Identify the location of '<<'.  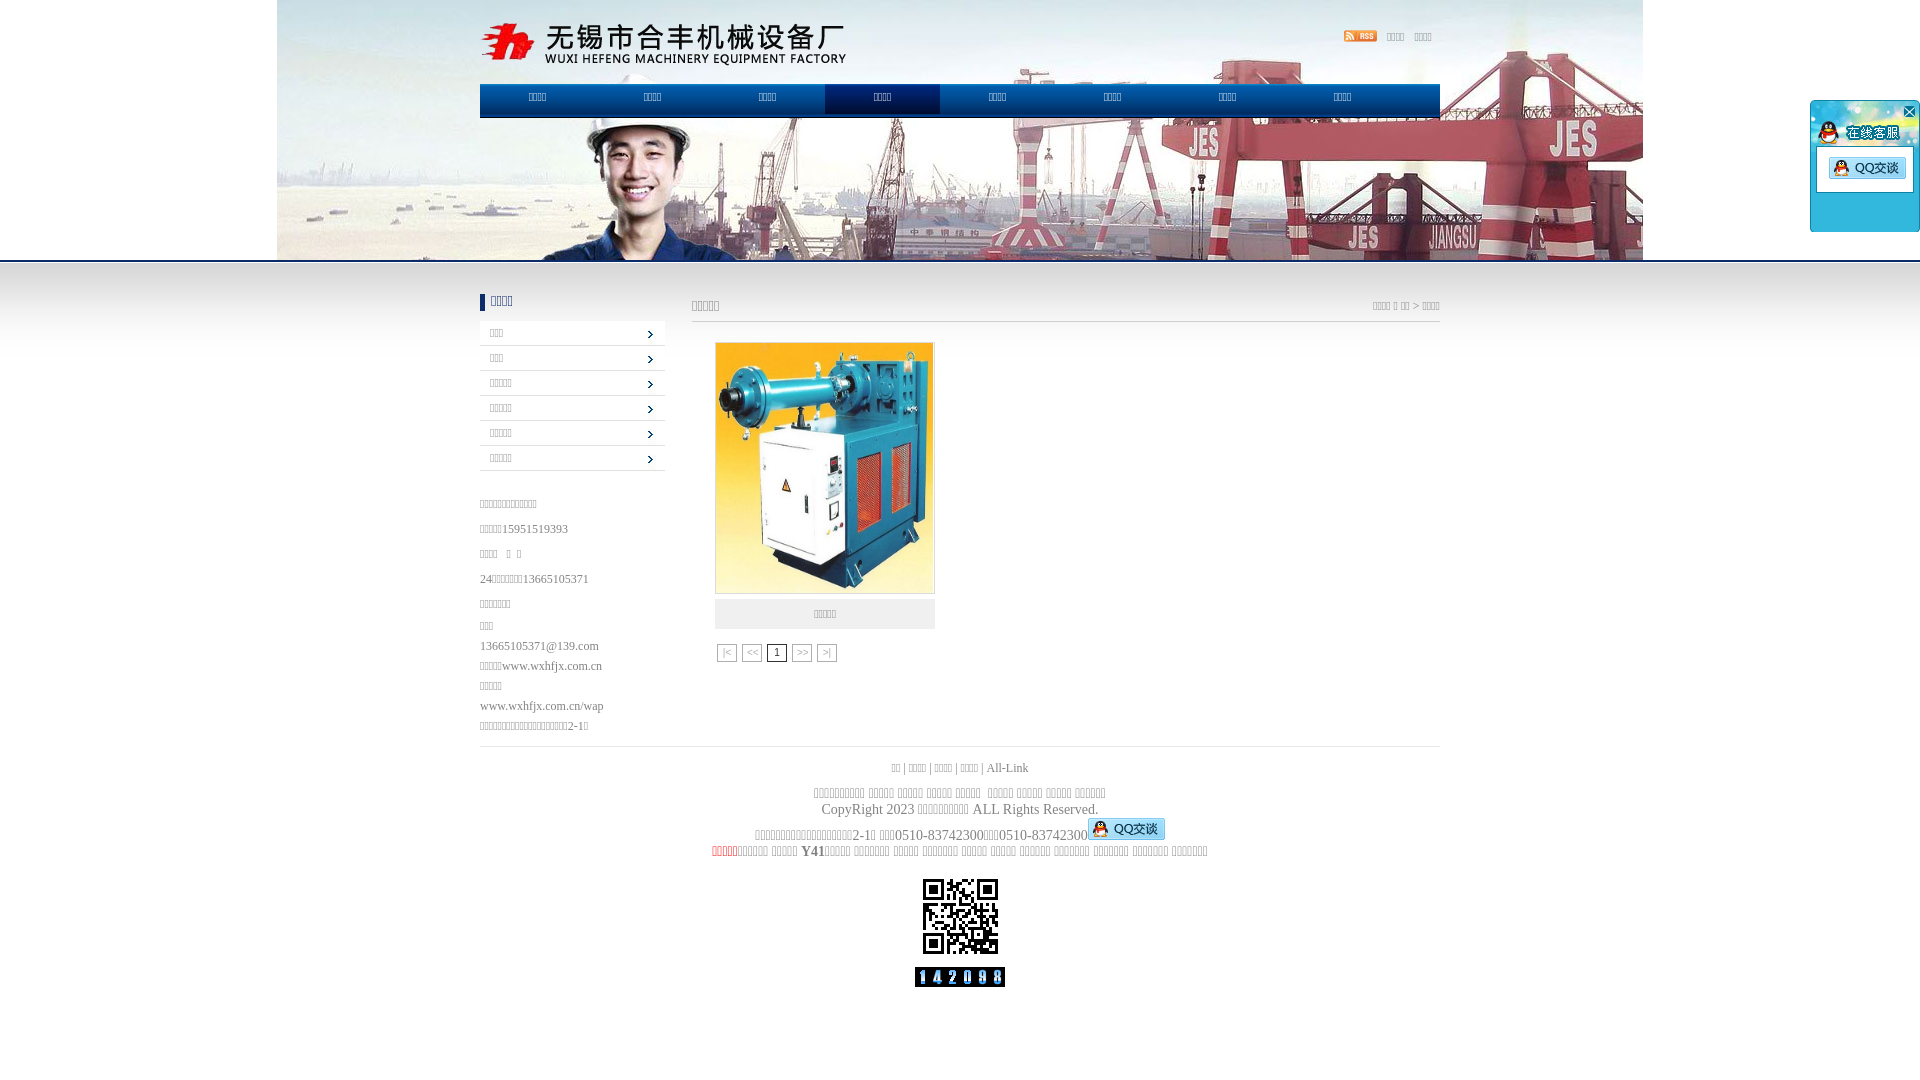
(741, 652).